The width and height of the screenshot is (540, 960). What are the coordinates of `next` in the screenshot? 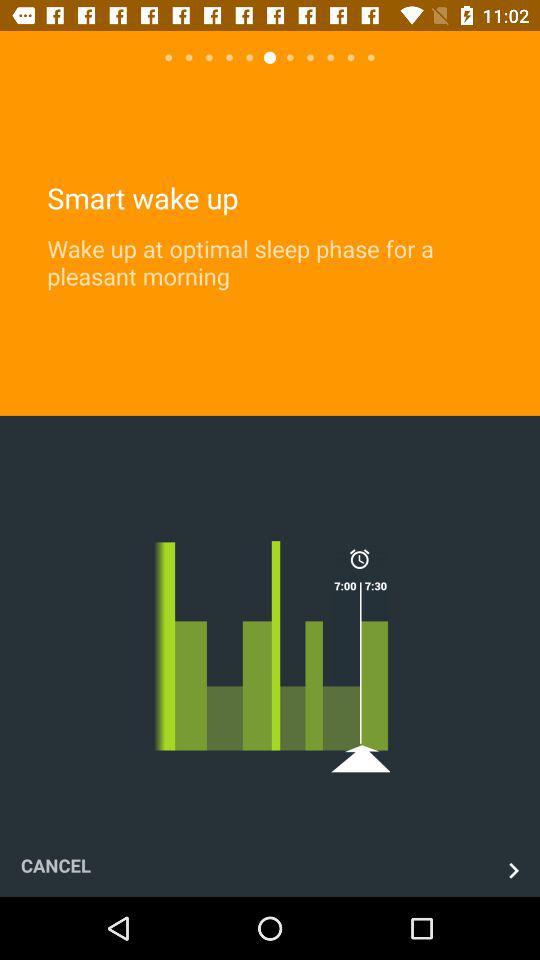 It's located at (513, 869).